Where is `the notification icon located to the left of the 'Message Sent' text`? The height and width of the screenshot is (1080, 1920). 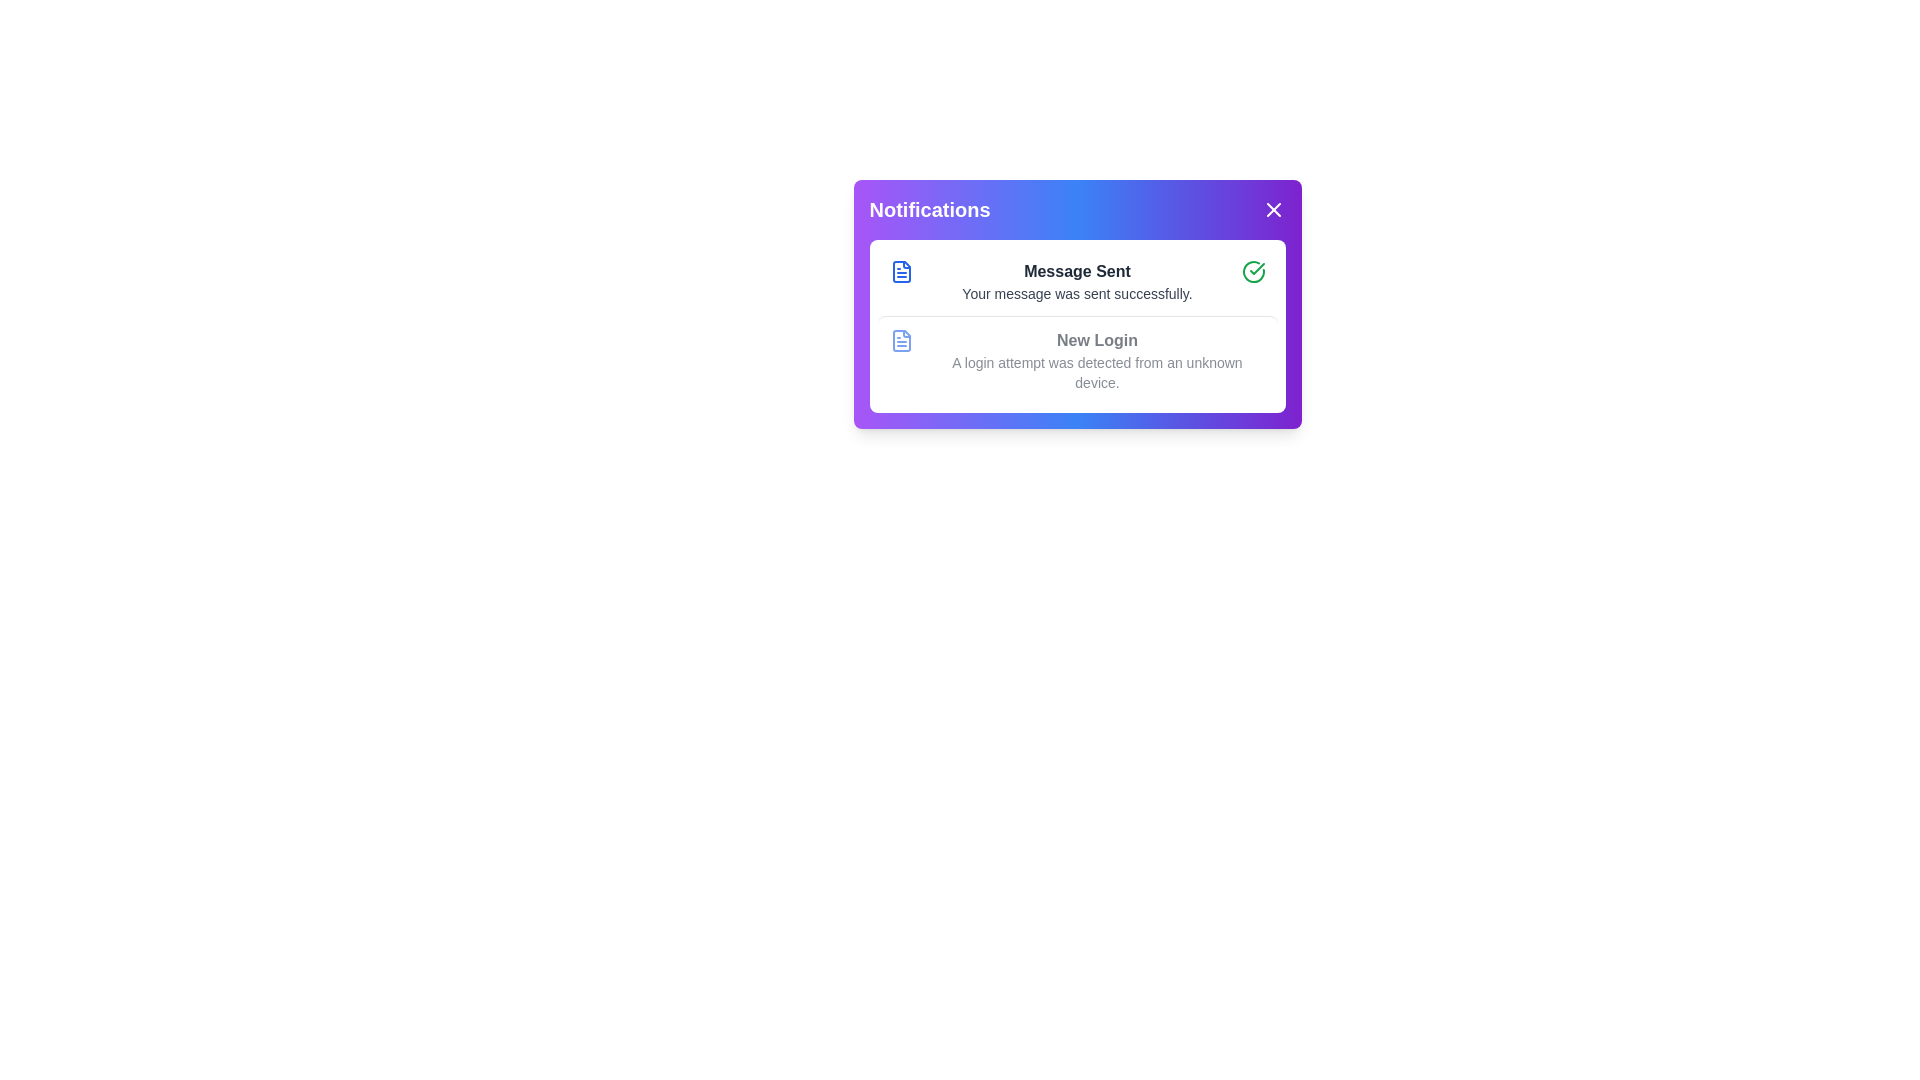 the notification icon located to the left of the 'Message Sent' text is located at coordinates (900, 272).